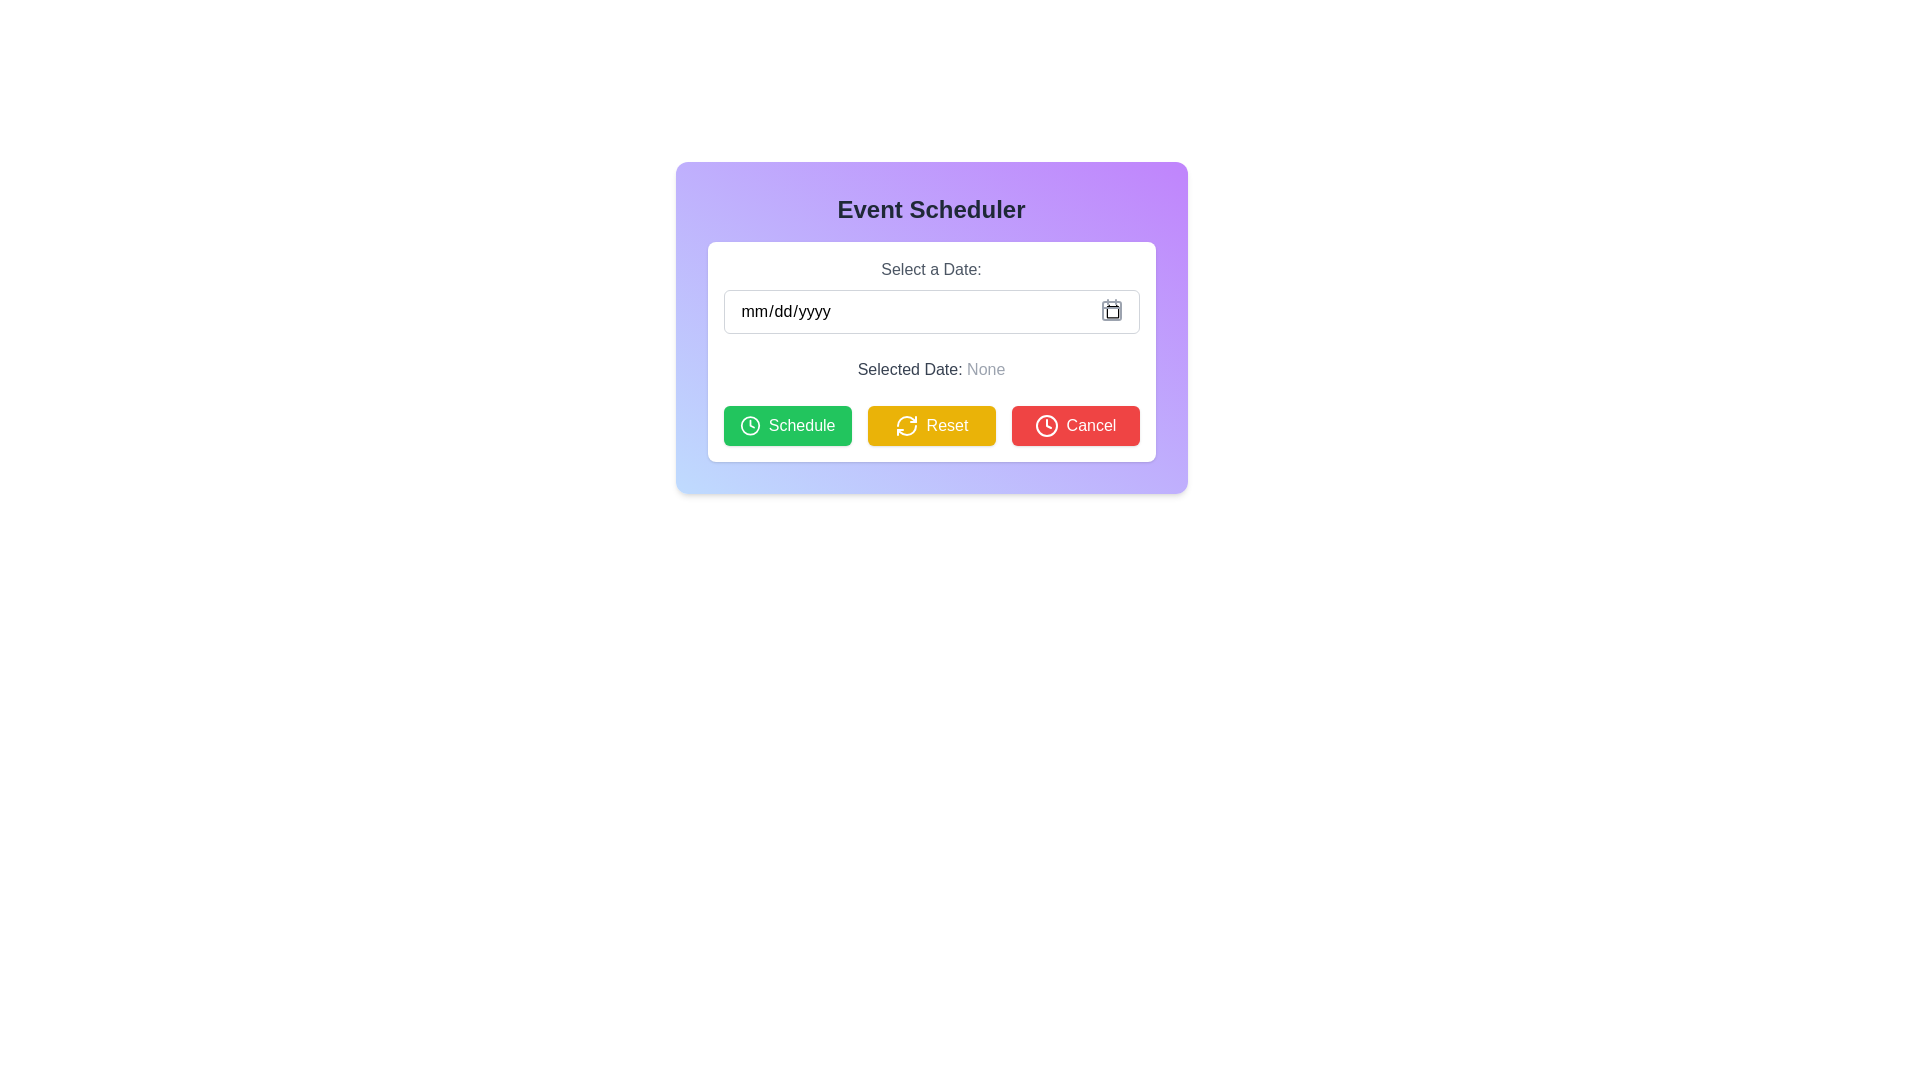 The height and width of the screenshot is (1080, 1920). I want to click on the informational label that displays the currently selected date or 'None' if no date is selected, which is located directly below the 'Select a Date:' input field and above the scheduling action buttons, so click(930, 370).